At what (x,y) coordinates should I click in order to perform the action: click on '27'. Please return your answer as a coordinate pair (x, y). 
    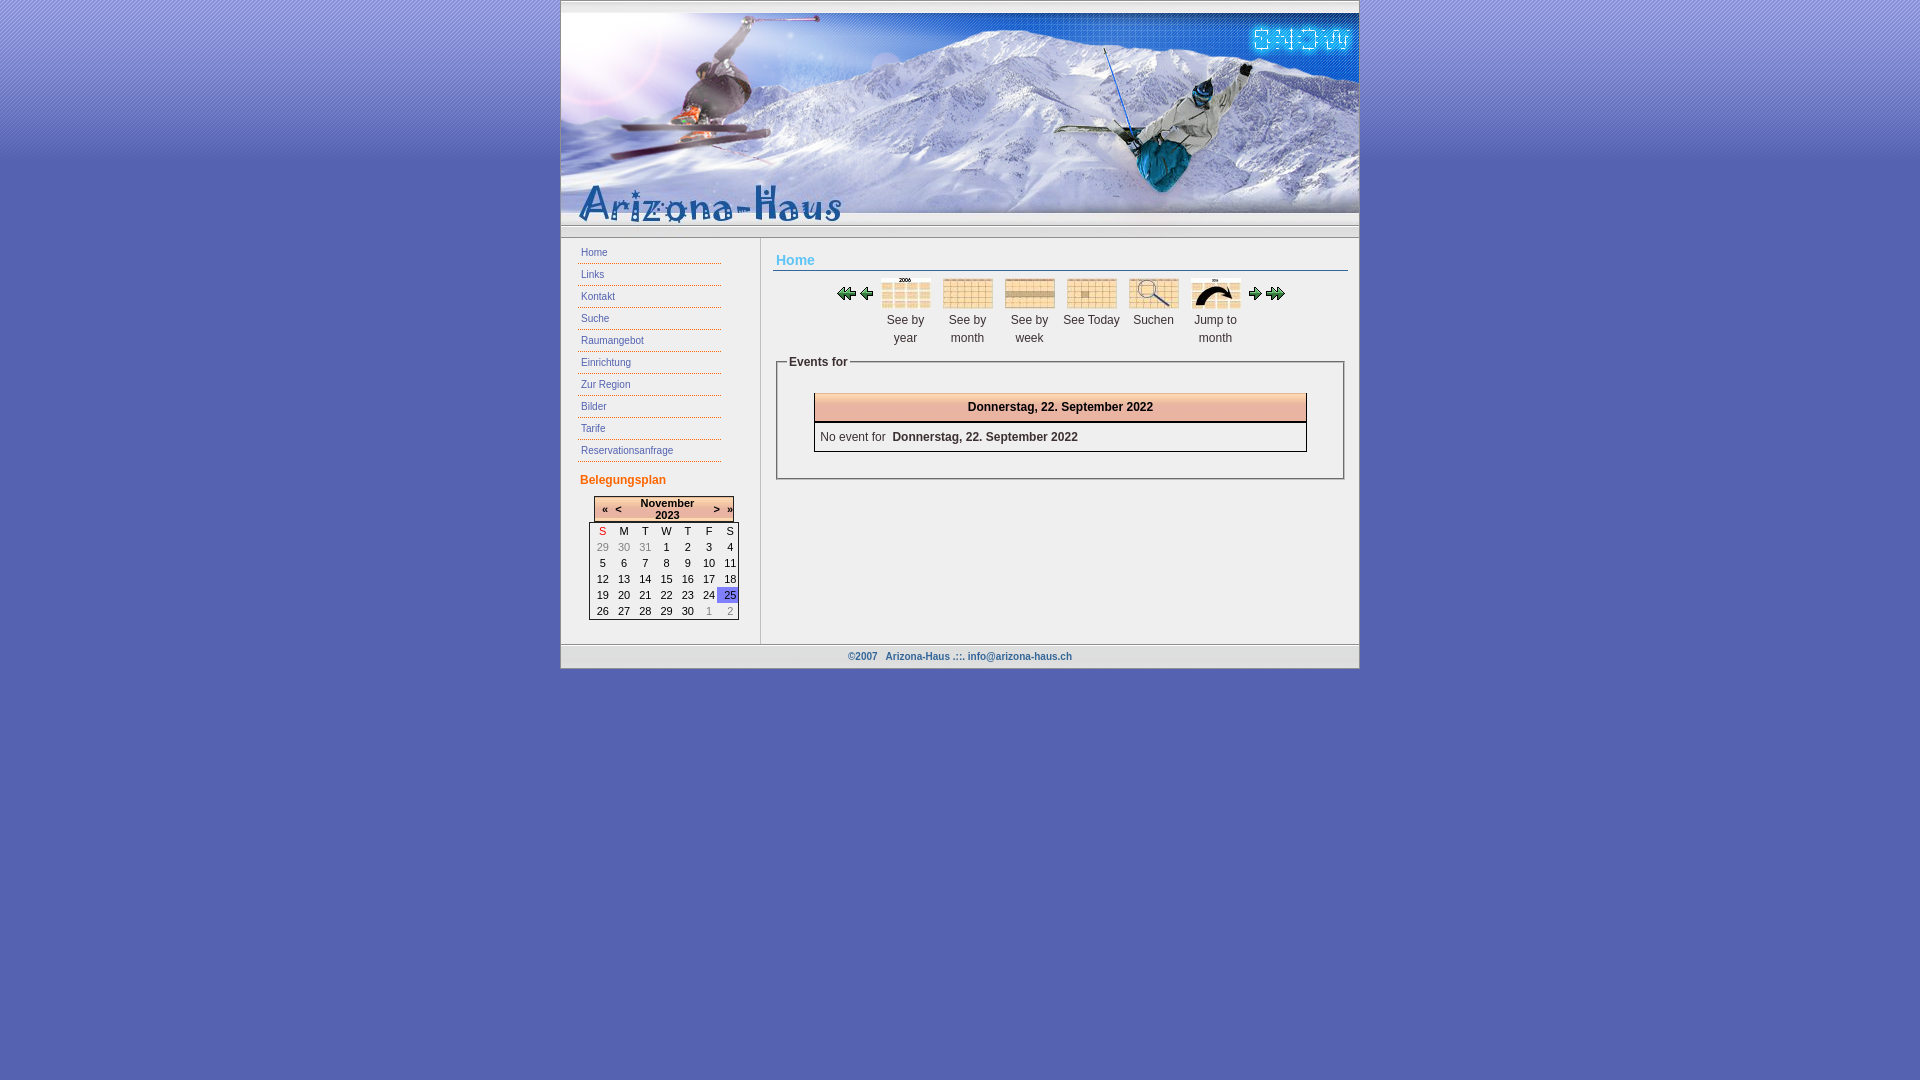
    Looking at the image, I should click on (623, 609).